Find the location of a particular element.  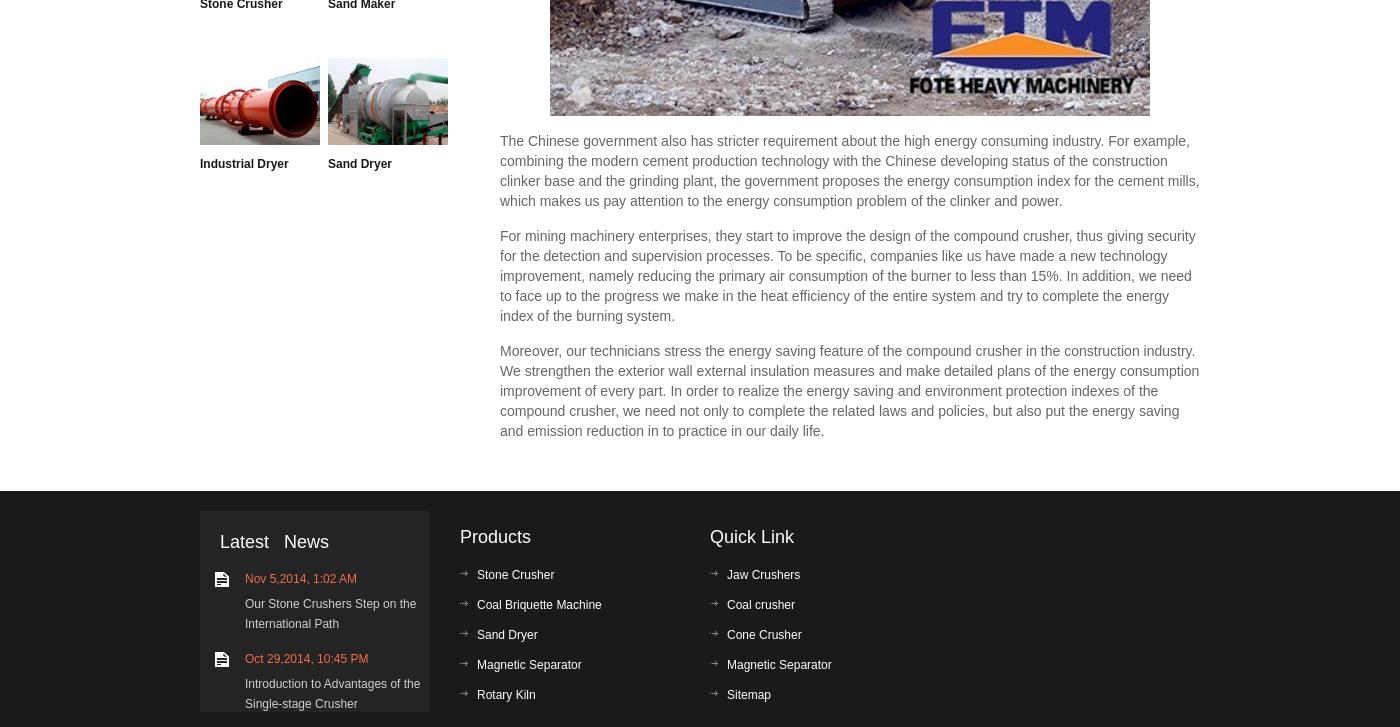

'Coal crusher' is located at coordinates (761, 604).